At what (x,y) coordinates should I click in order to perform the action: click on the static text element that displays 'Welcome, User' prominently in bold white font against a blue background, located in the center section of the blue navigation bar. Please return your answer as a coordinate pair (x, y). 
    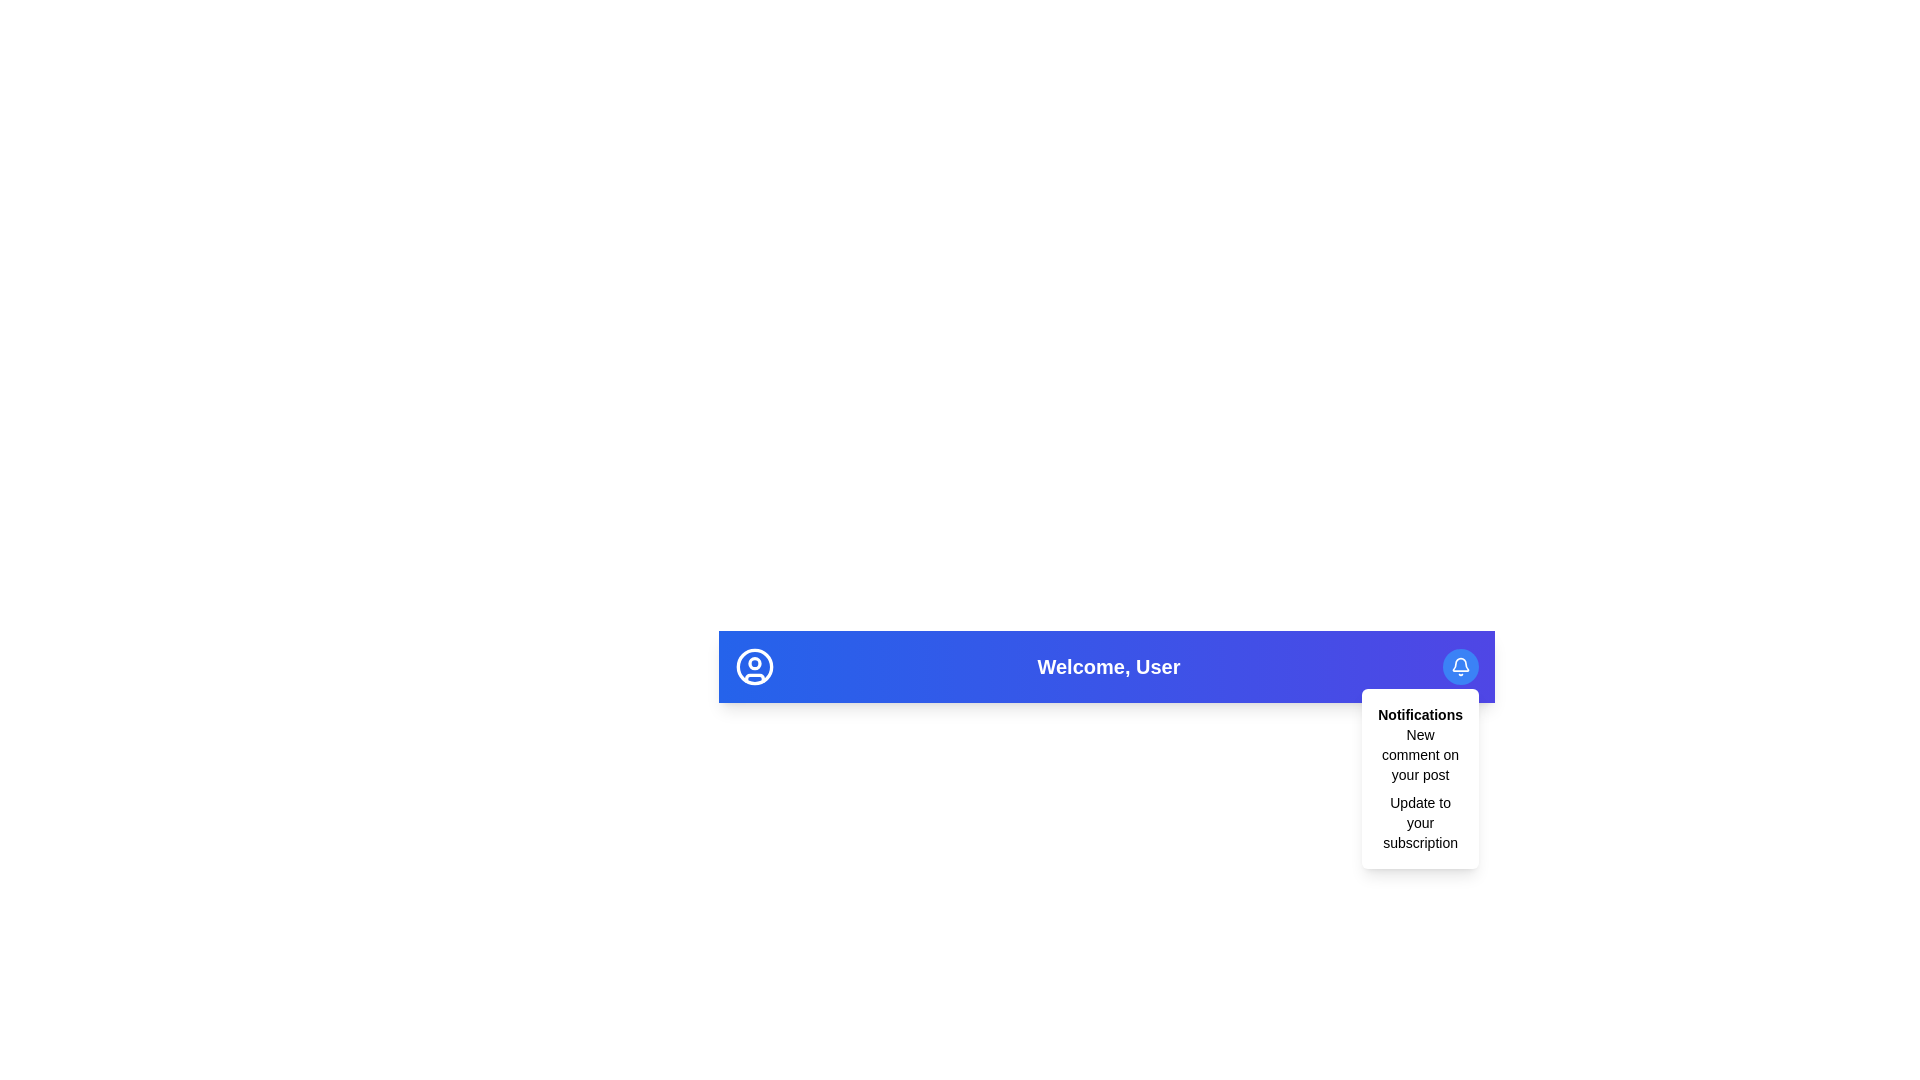
    Looking at the image, I should click on (1107, 667).